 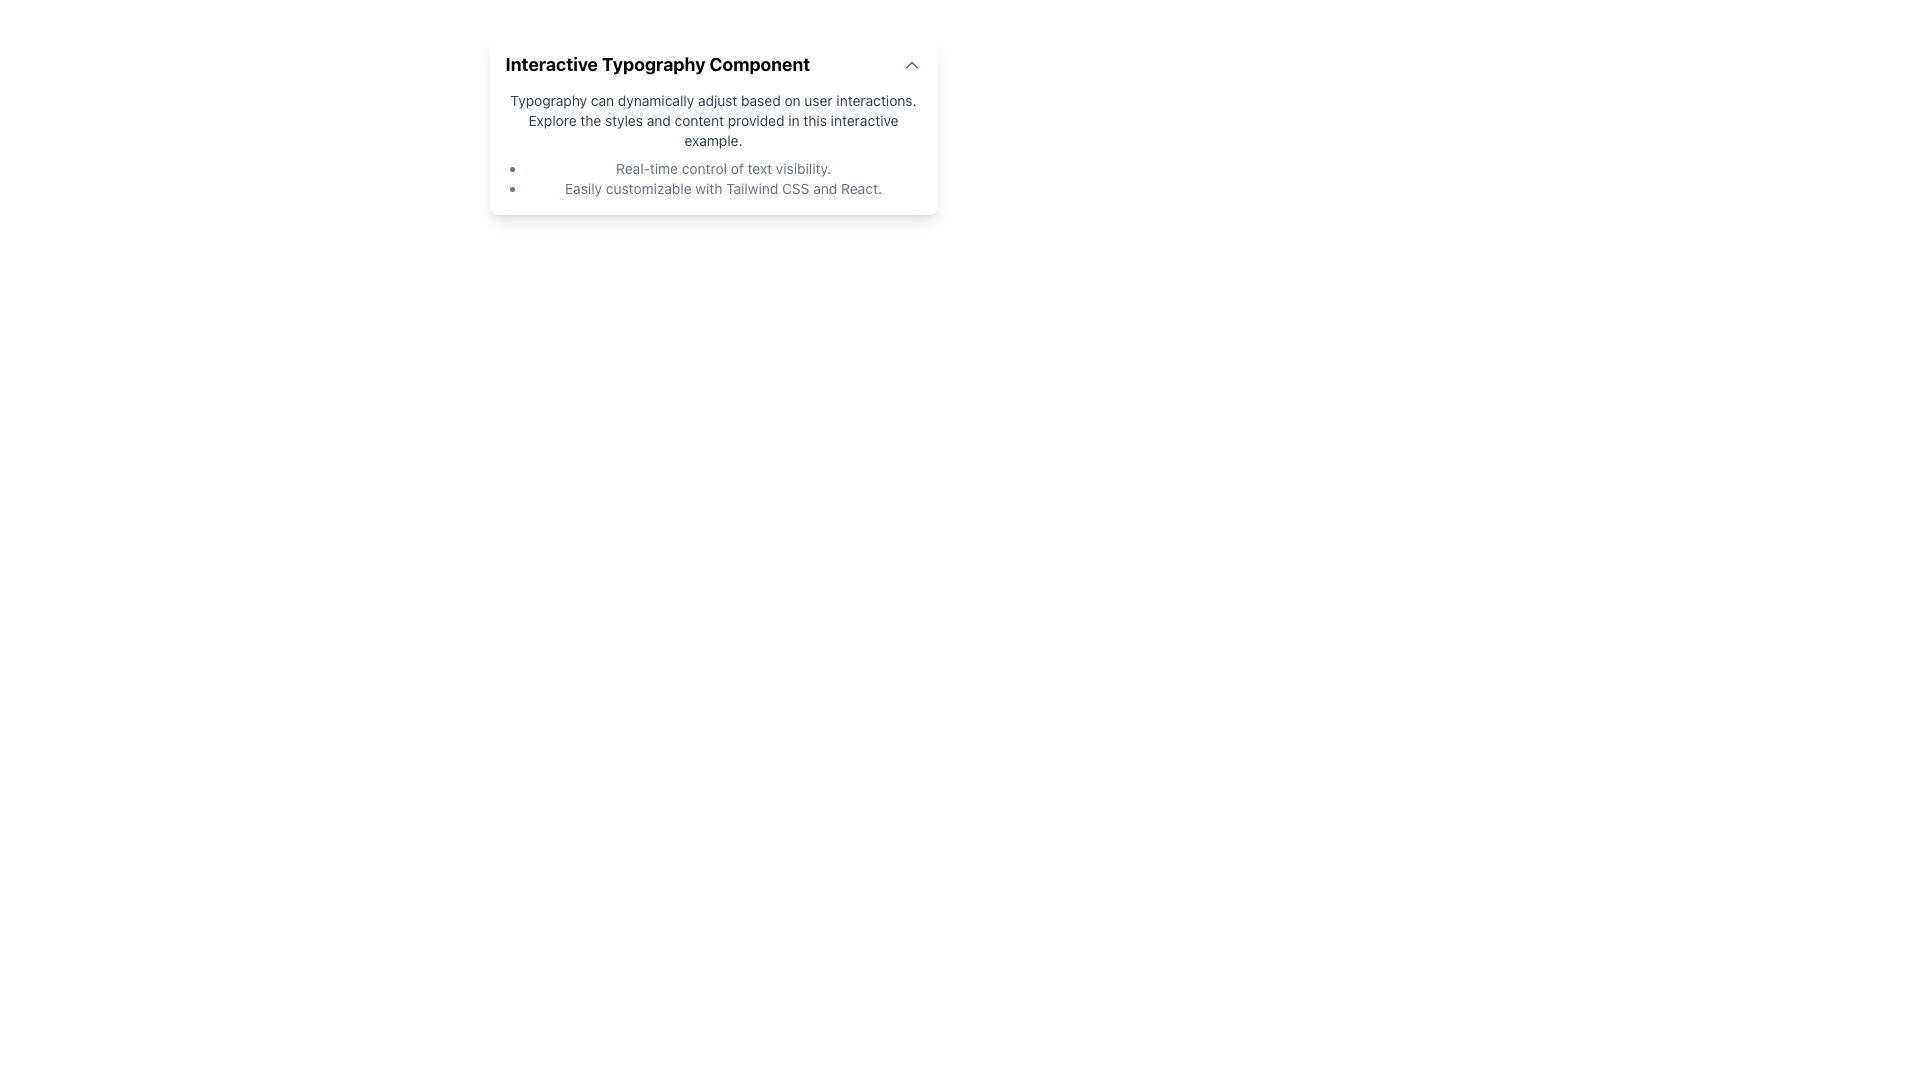 I want to click on the Informational Text that introduces typography adjustments, located directly below the header 'Interactive Typography Component', so click(x=713, y=120).